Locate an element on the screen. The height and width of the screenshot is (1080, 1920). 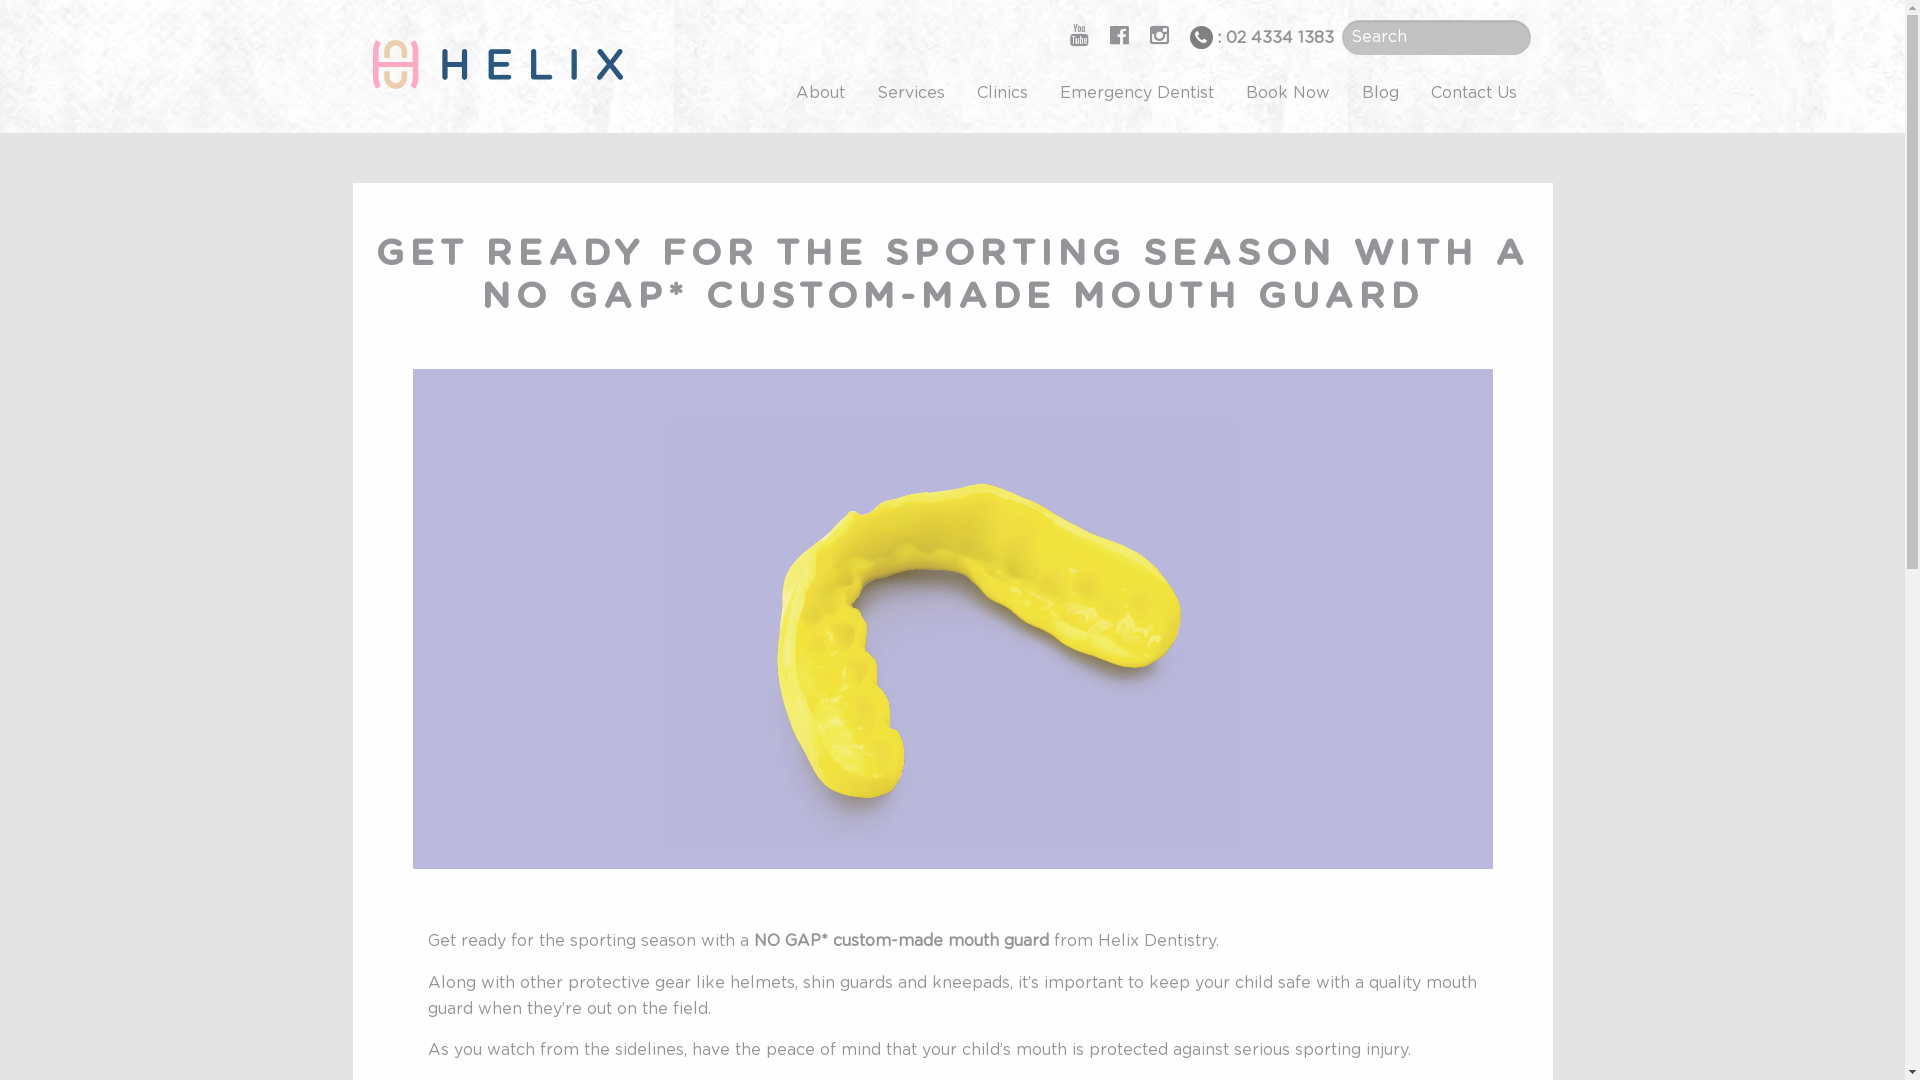
'About' is located at coordinates (778, 92).